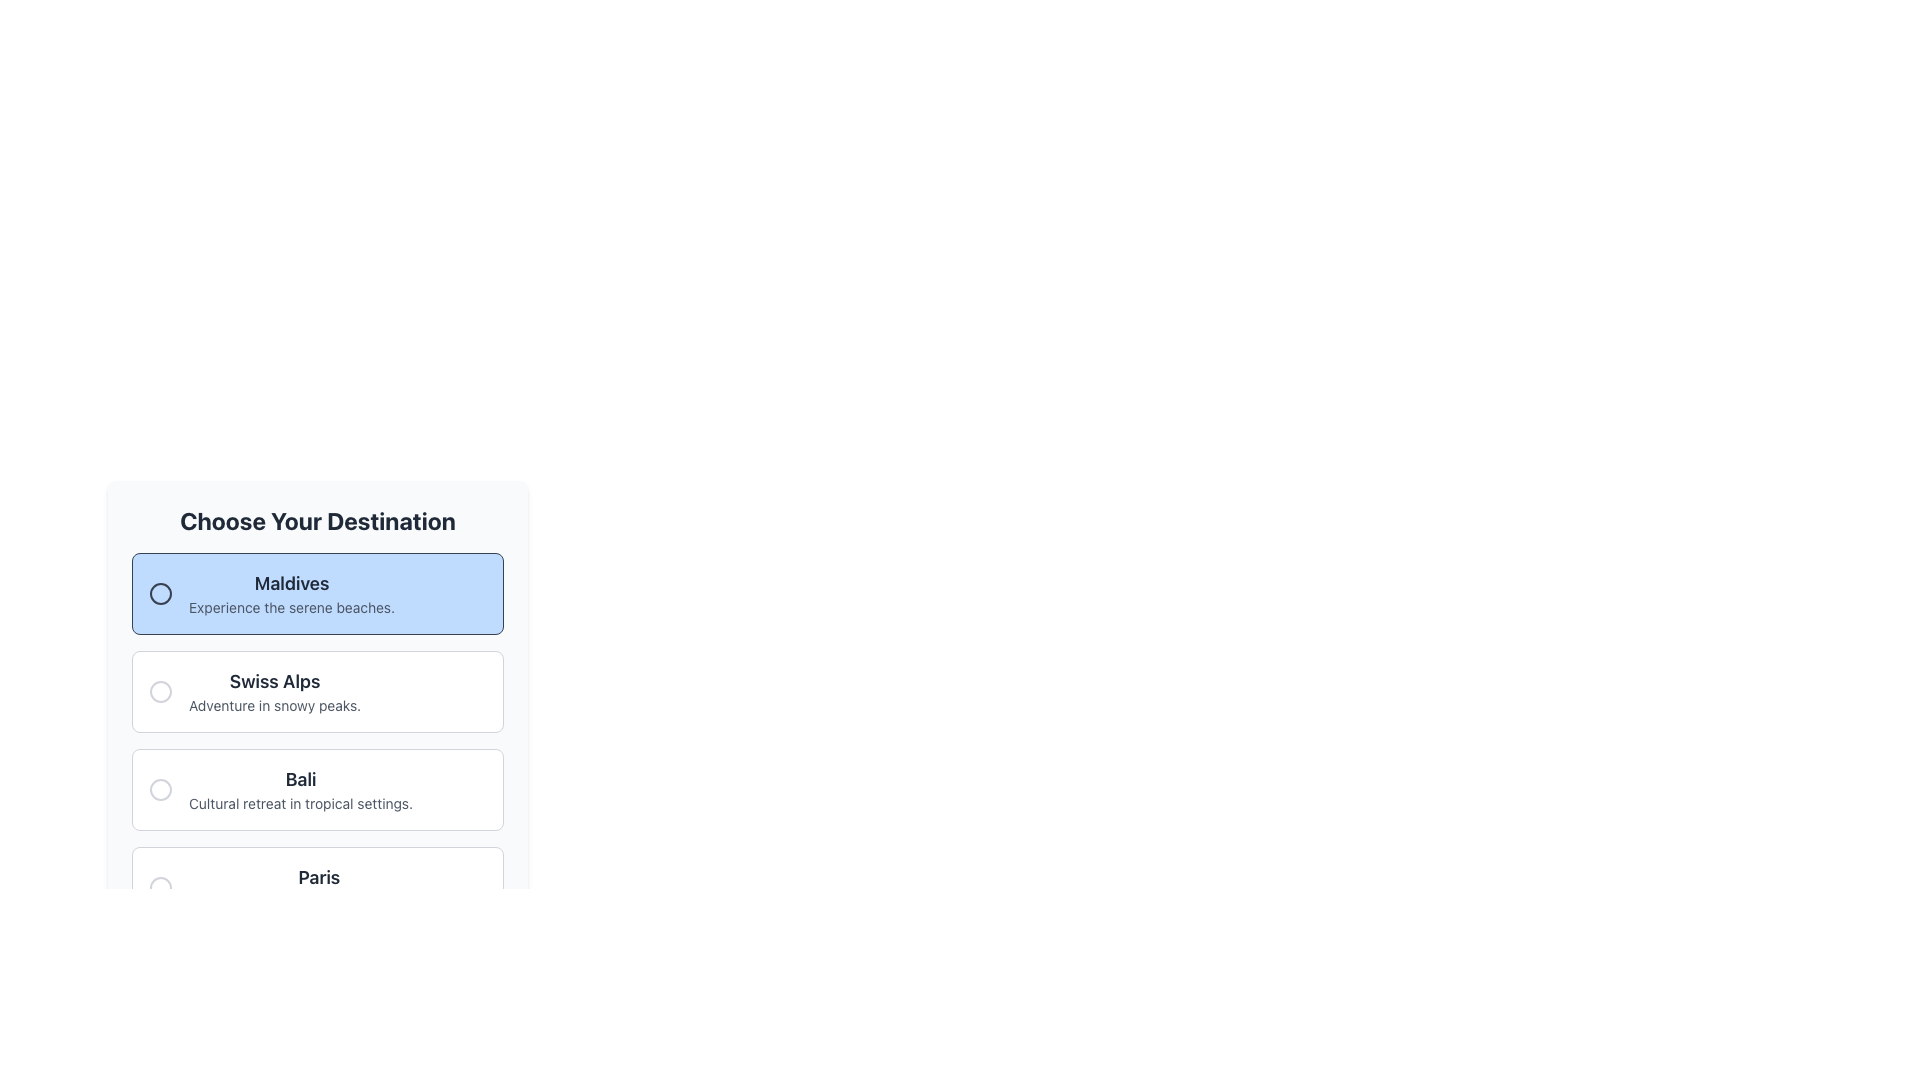 This screenshot has height=1080, width=1920. Describe the element at coordinates (161, 593) in the screenshot. I see `SVG Circle element that is part of the icon on the left side of the 'Maldives' button, which is styled with a thin stroke and no fill` at that location.